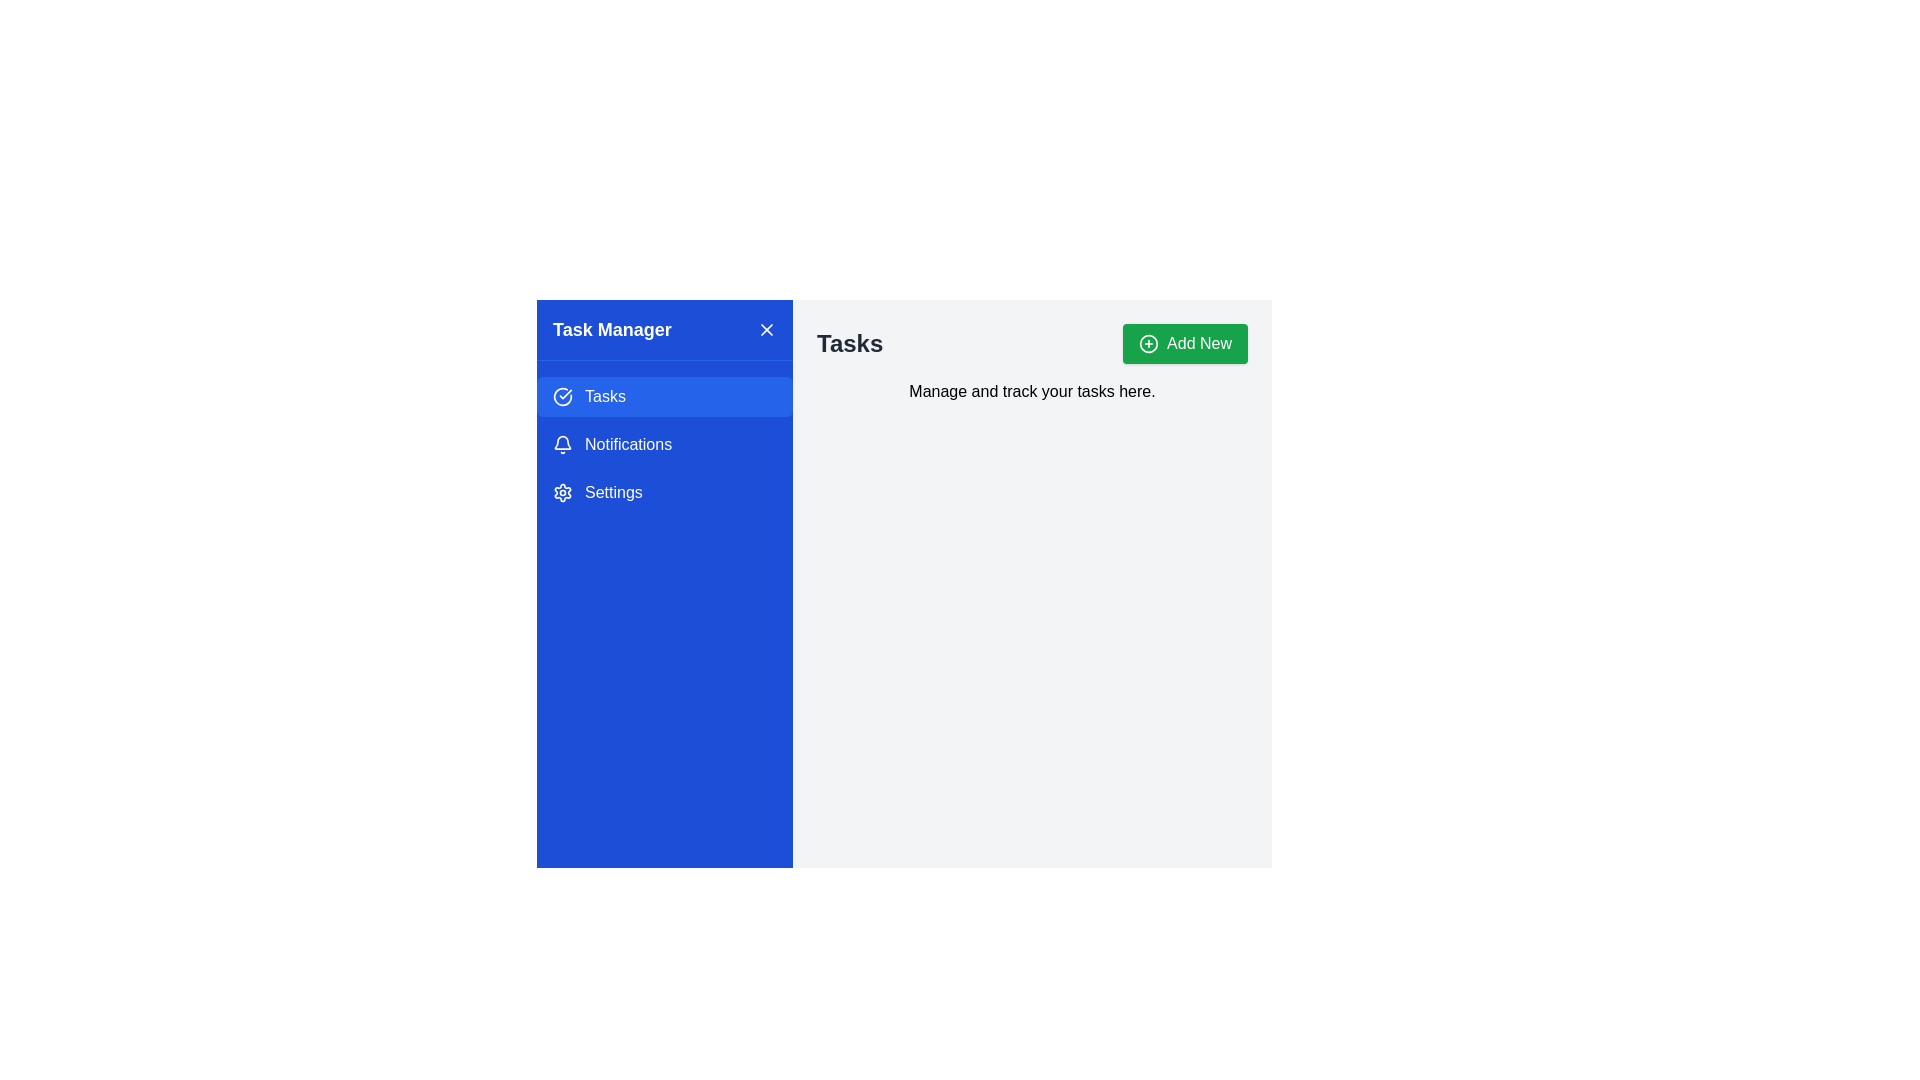 The image size is (1920, 1080). I want to click on the circular checkmark icon with a blue background, so click(561, 397).